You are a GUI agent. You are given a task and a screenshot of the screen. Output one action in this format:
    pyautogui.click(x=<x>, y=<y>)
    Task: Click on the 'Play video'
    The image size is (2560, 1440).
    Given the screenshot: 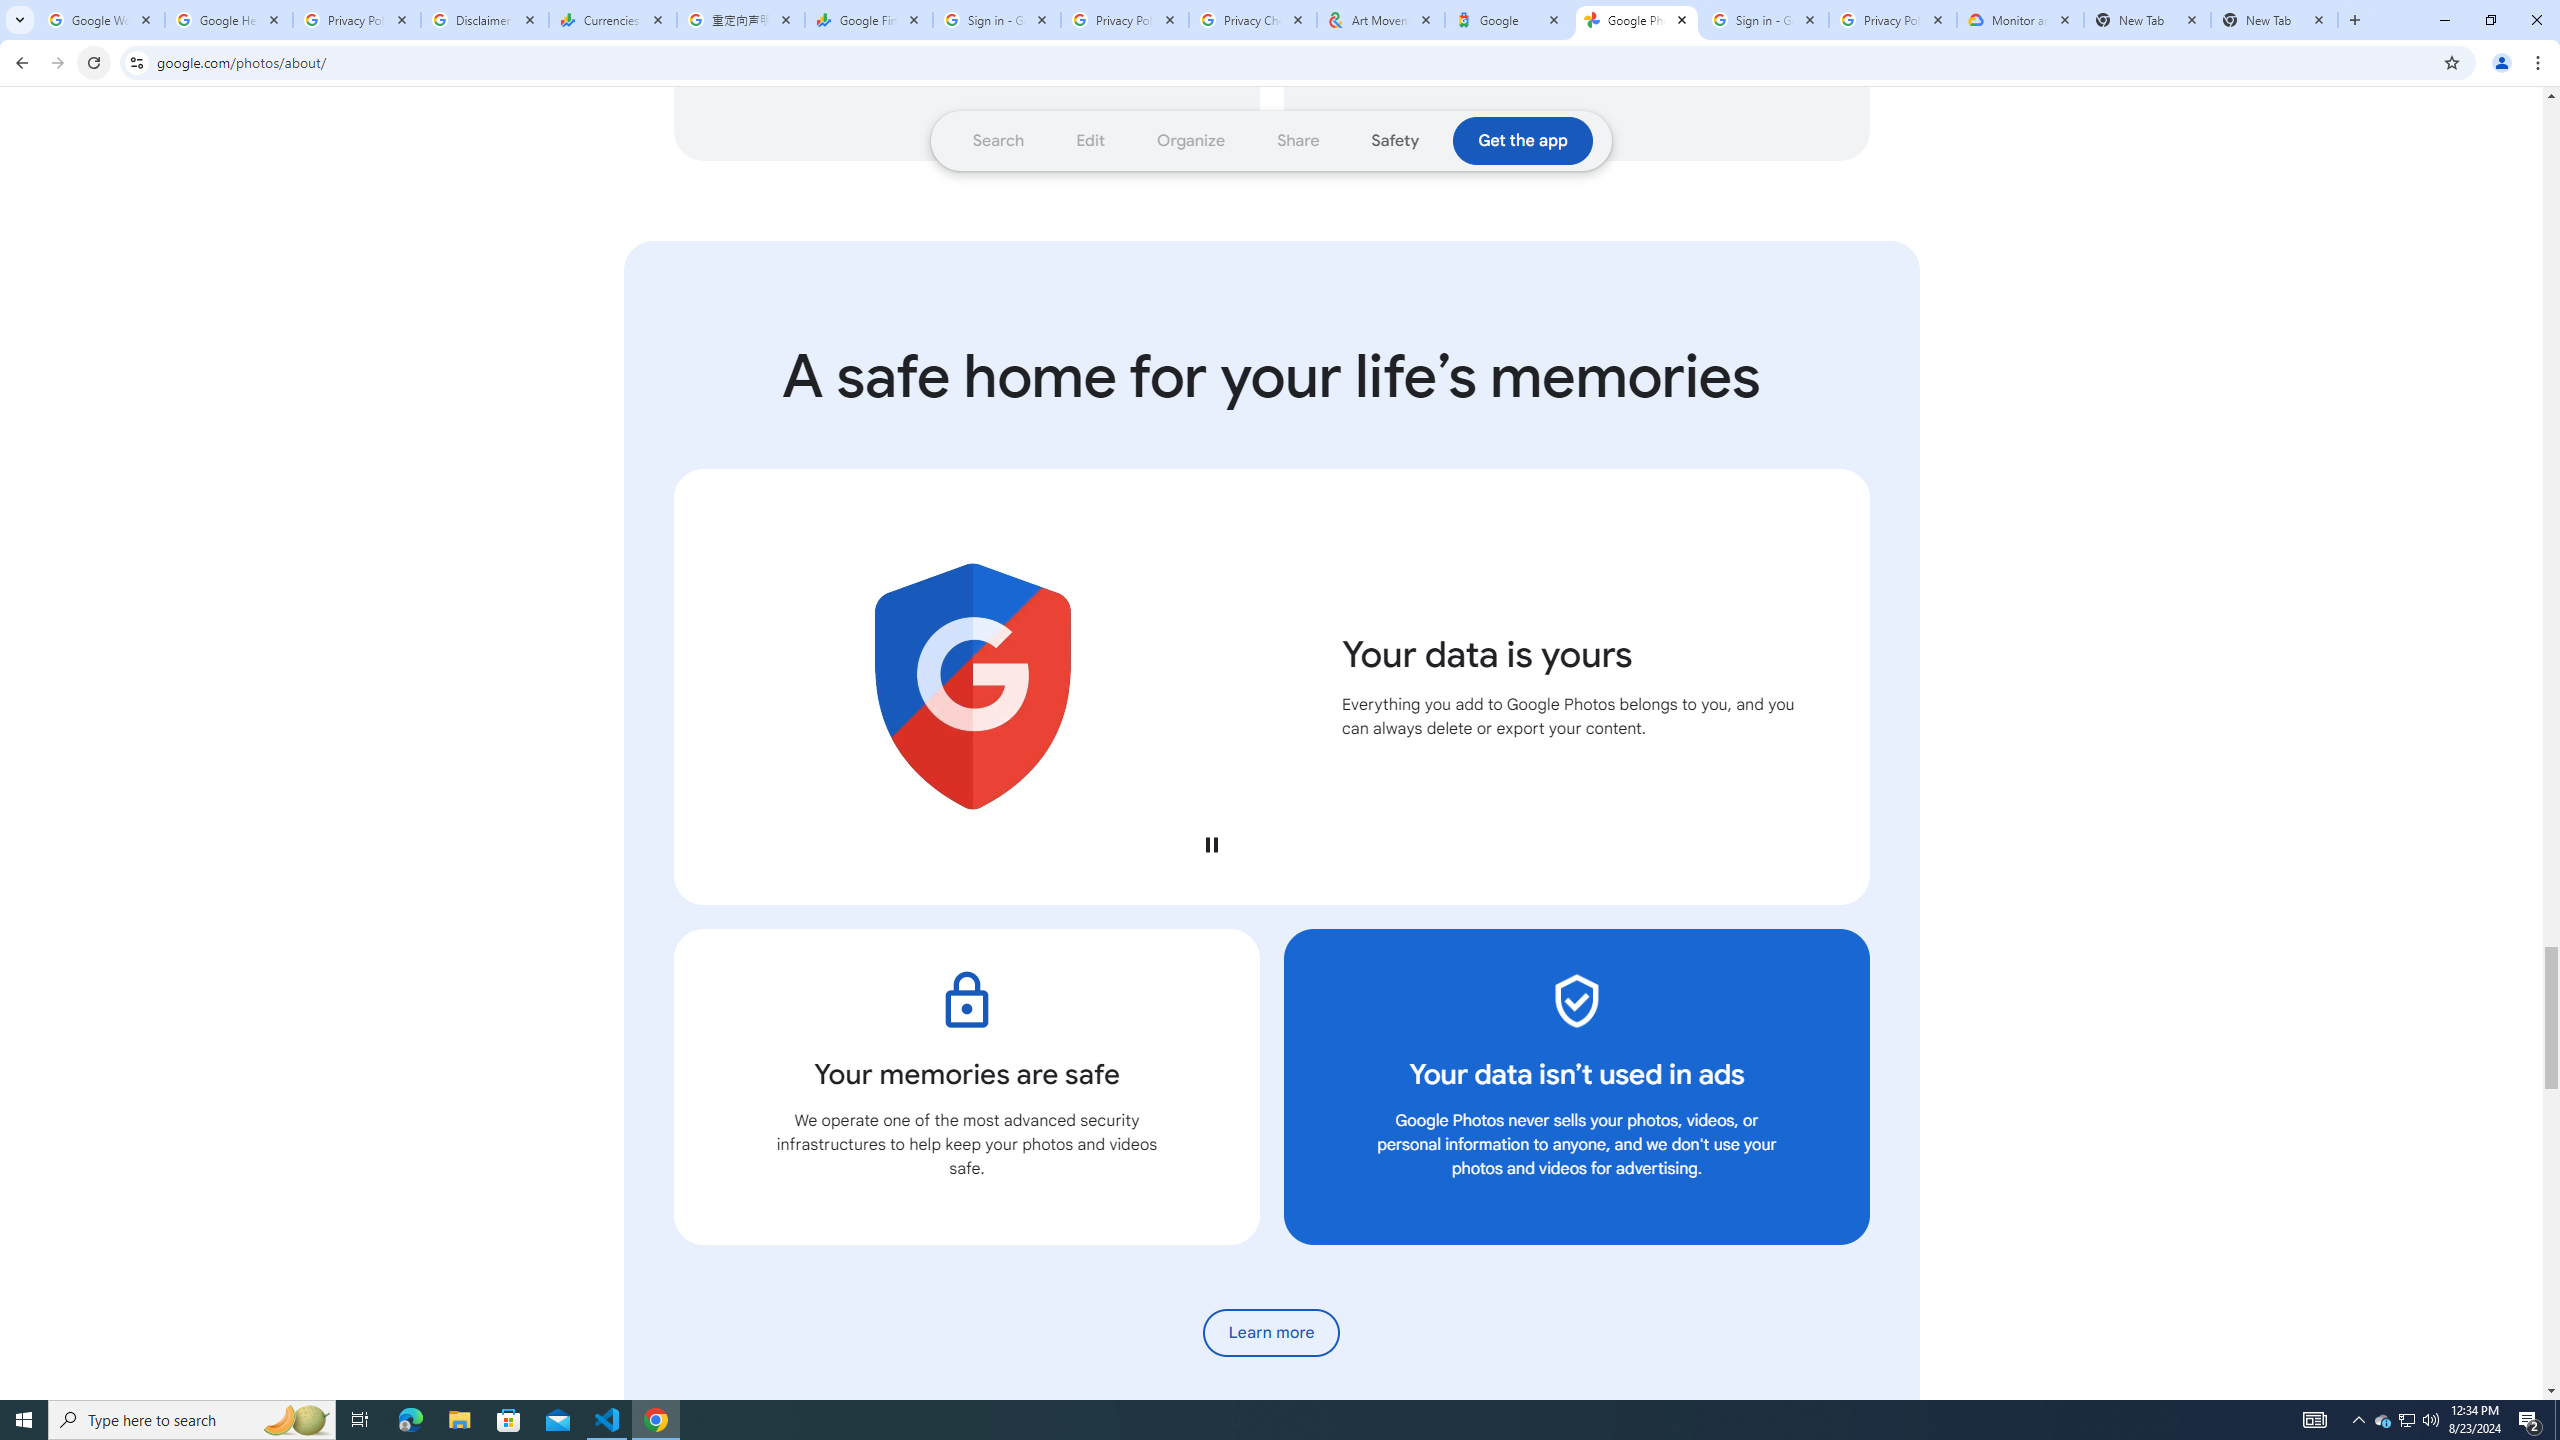 What is the action you would take?
    pyautogui.click(x=1210, y=843)
    